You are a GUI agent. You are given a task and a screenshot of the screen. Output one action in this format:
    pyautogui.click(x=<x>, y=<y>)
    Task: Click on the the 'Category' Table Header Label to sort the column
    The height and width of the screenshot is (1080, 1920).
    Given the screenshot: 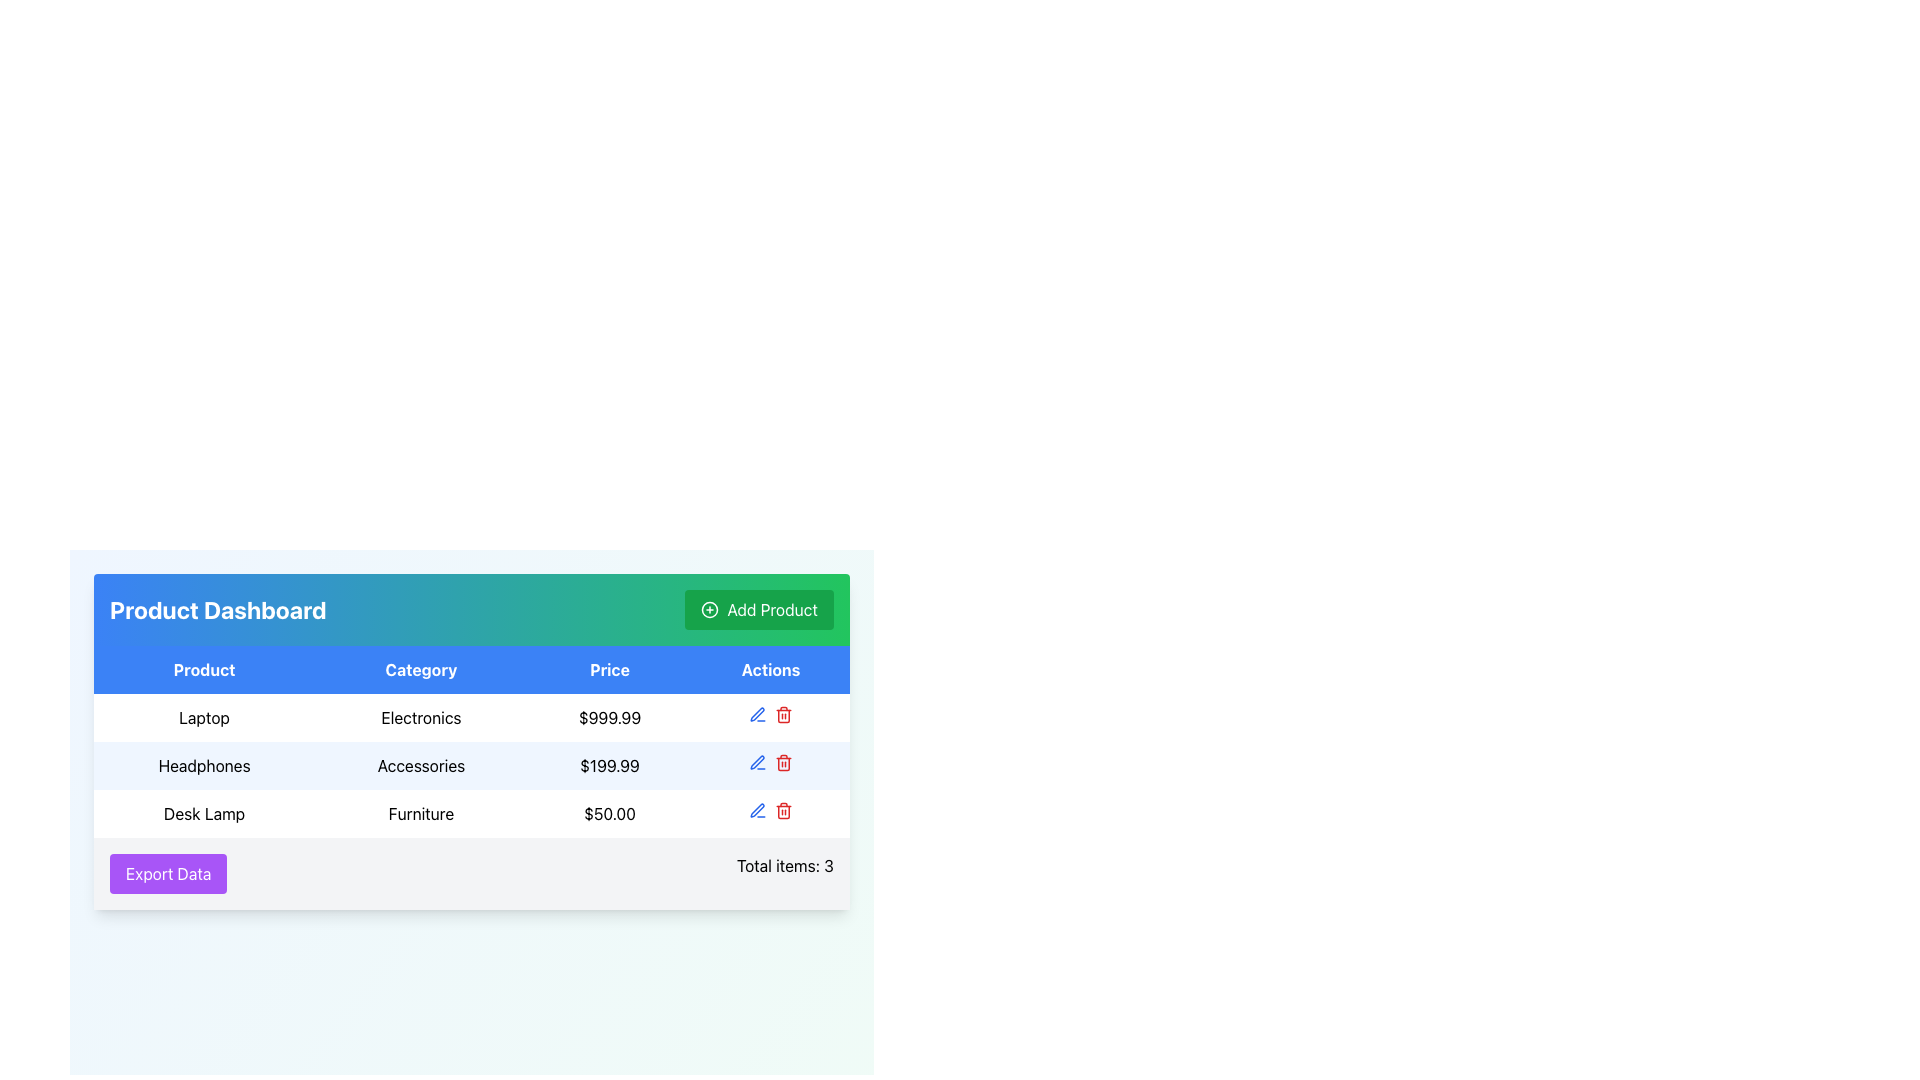 What is the action you would take?
    pyautogui.click(x=420, y=670)
    